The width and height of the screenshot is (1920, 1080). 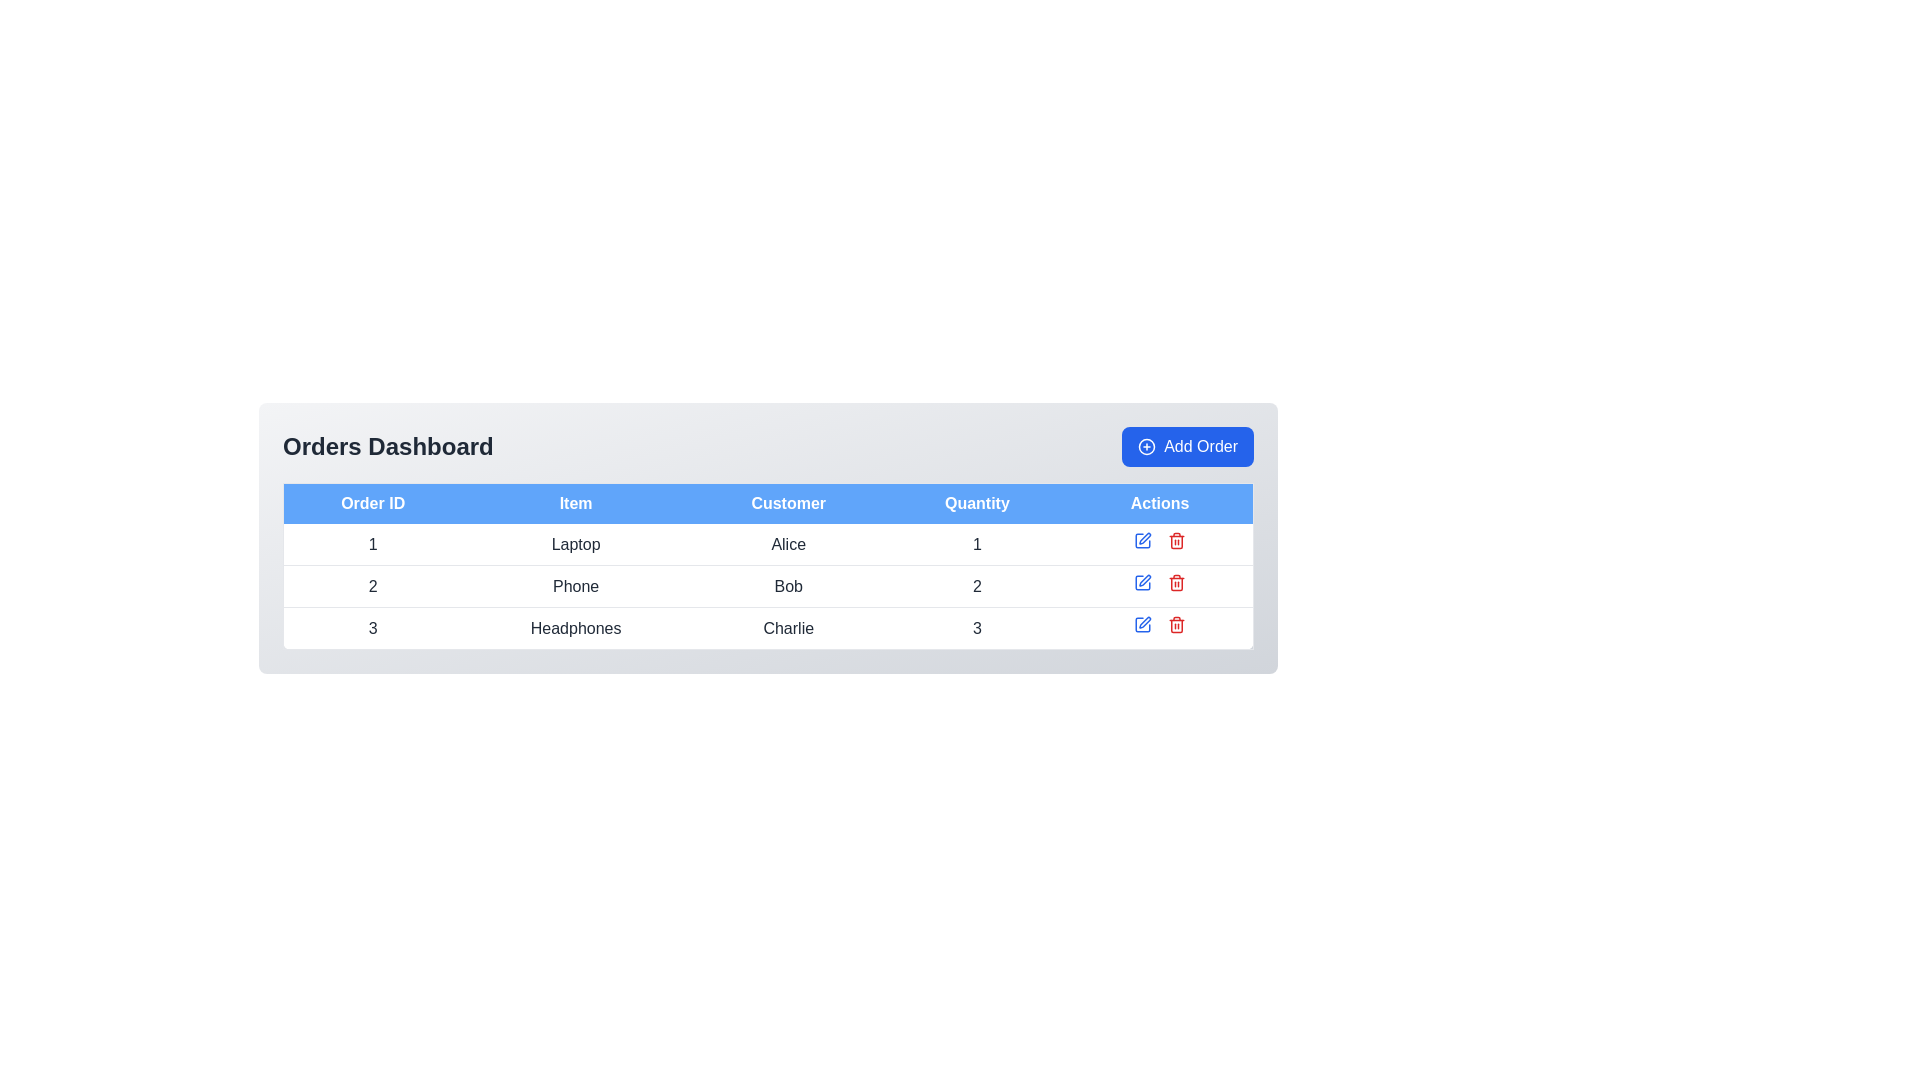 What do you see at coordinates (1160, 627) in the screenshot?
I see `the blue edit icon in the Actions column of the row for 'Headphones' with customer 'Charlie' and quantity '3' to modify the row's data` at bounding box center [1160, 627].